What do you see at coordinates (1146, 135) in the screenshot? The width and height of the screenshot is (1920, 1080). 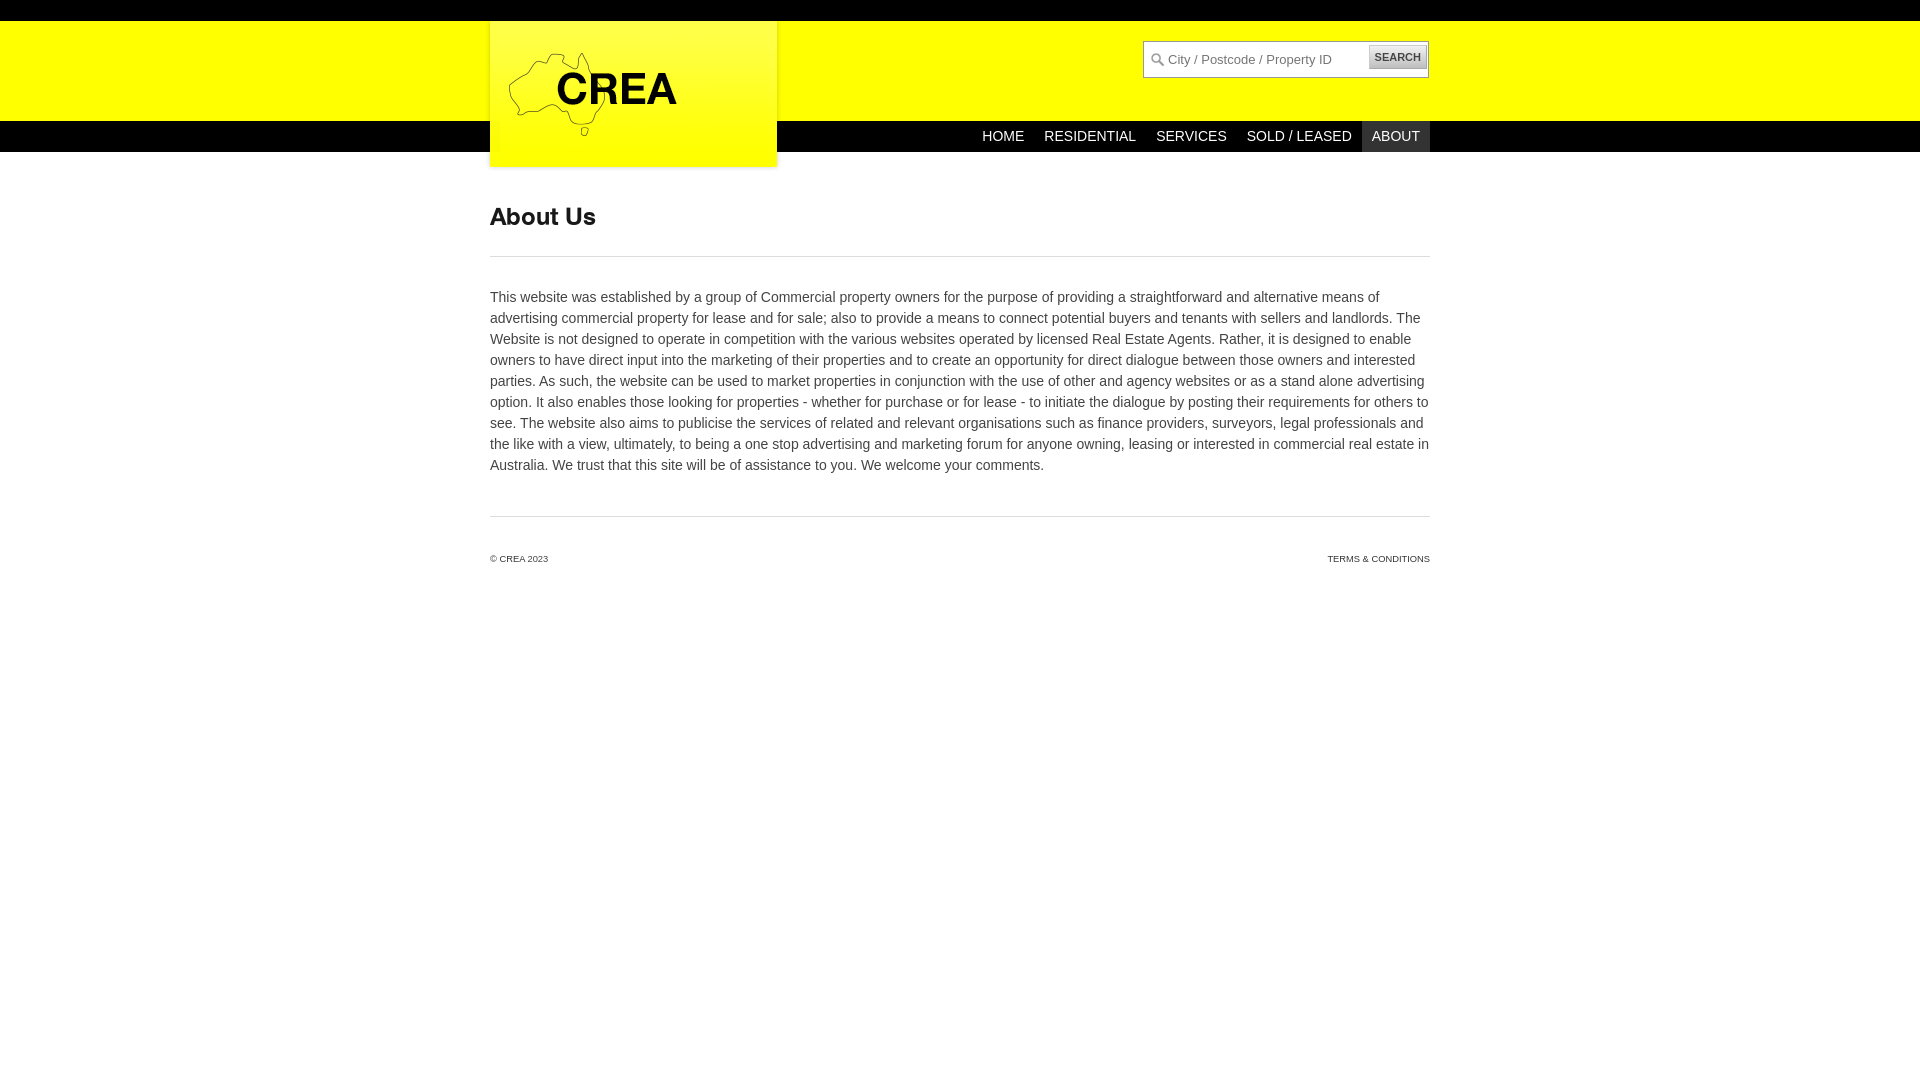 I see `'SERVICES'` at bounding box center [1146, 135].